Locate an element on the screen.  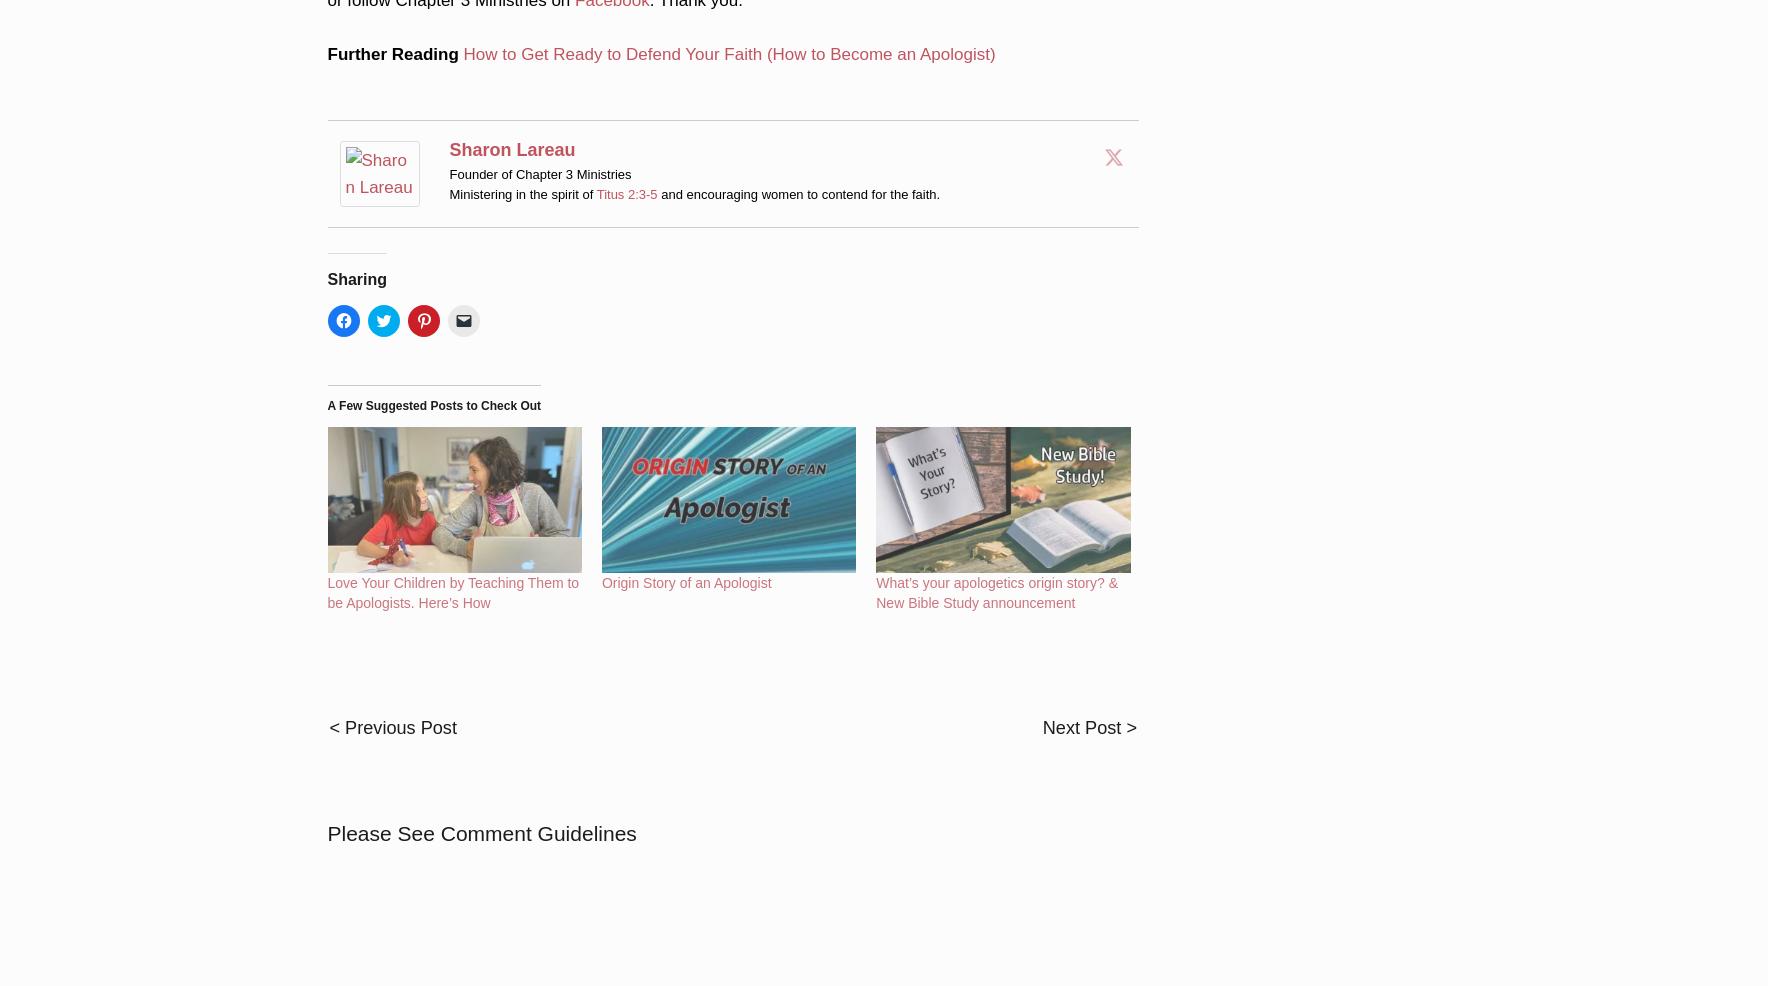
'Ministering in the spirit of' is located at coordinates (521, 165).